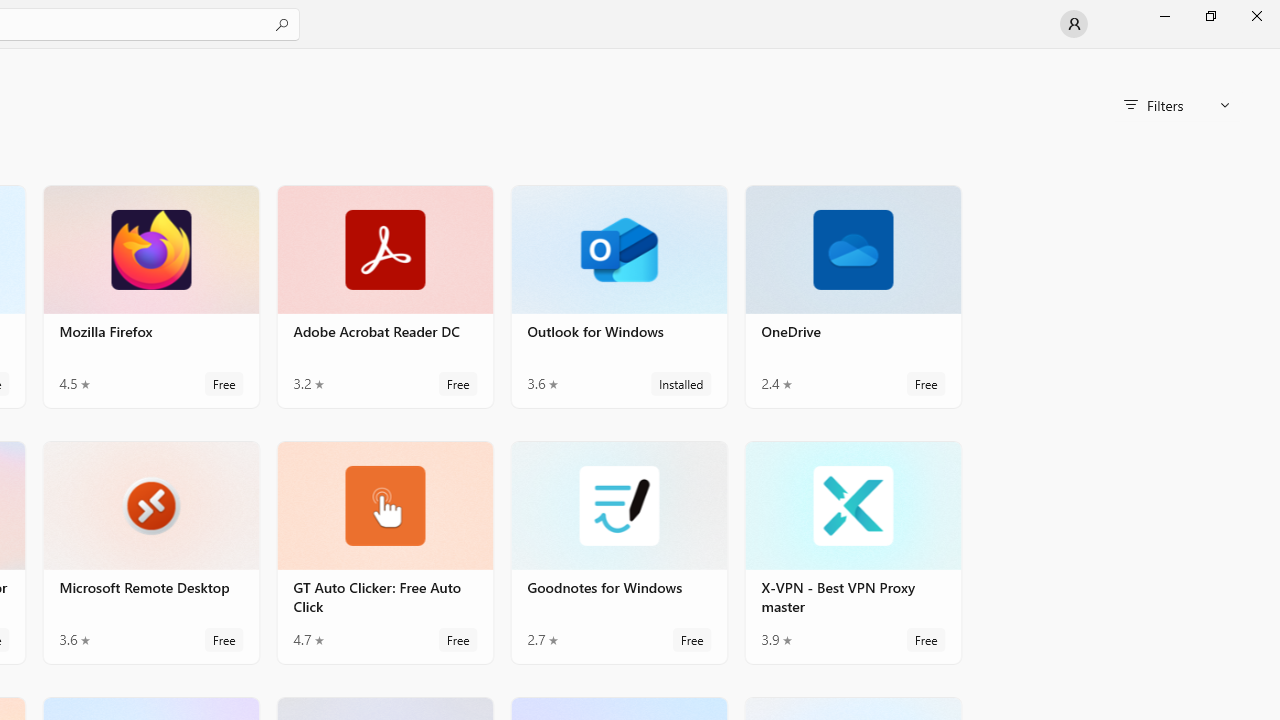  I want to click on 'OneDrive. Average rating of 2.4 out of five stars. Free  ', so click(853, 296).